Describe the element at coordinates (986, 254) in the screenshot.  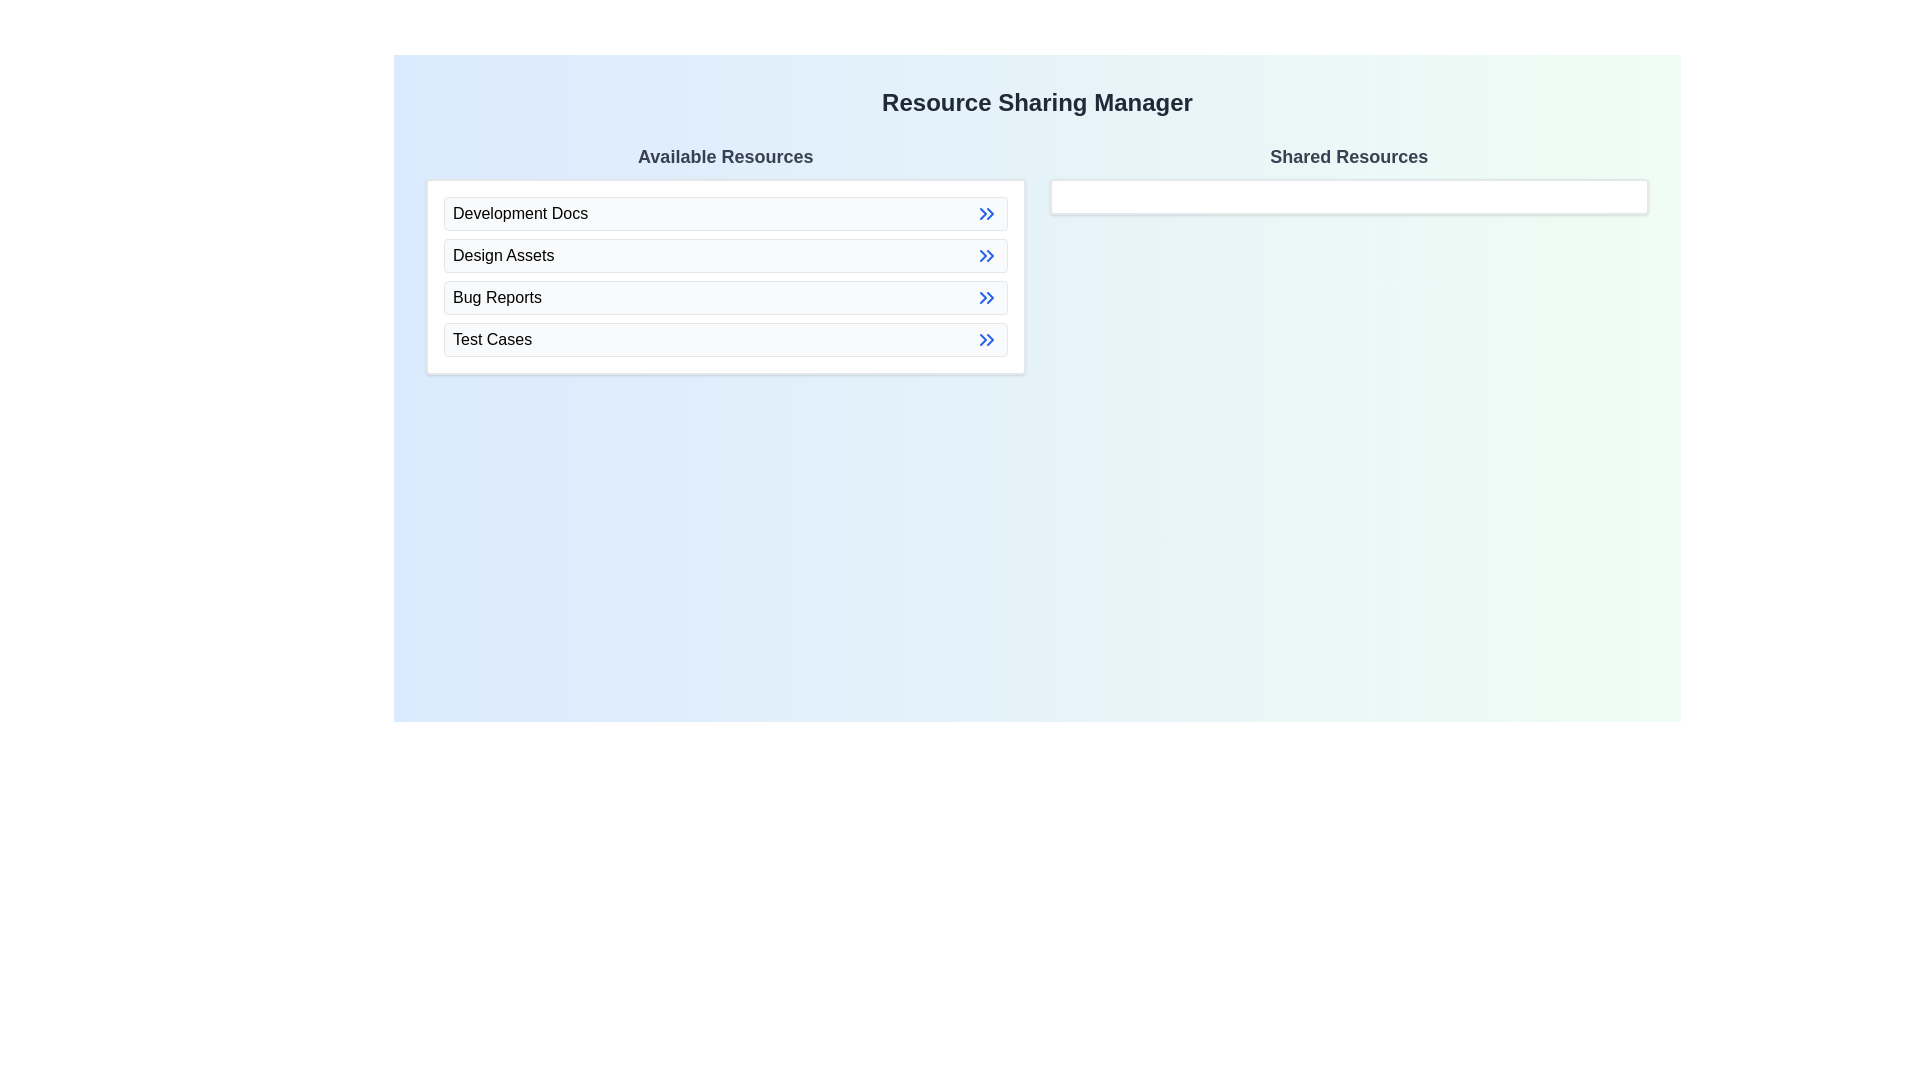
I see `transfer button next to the resource Design Assets to move it to 'Shared Resources'` at that location.